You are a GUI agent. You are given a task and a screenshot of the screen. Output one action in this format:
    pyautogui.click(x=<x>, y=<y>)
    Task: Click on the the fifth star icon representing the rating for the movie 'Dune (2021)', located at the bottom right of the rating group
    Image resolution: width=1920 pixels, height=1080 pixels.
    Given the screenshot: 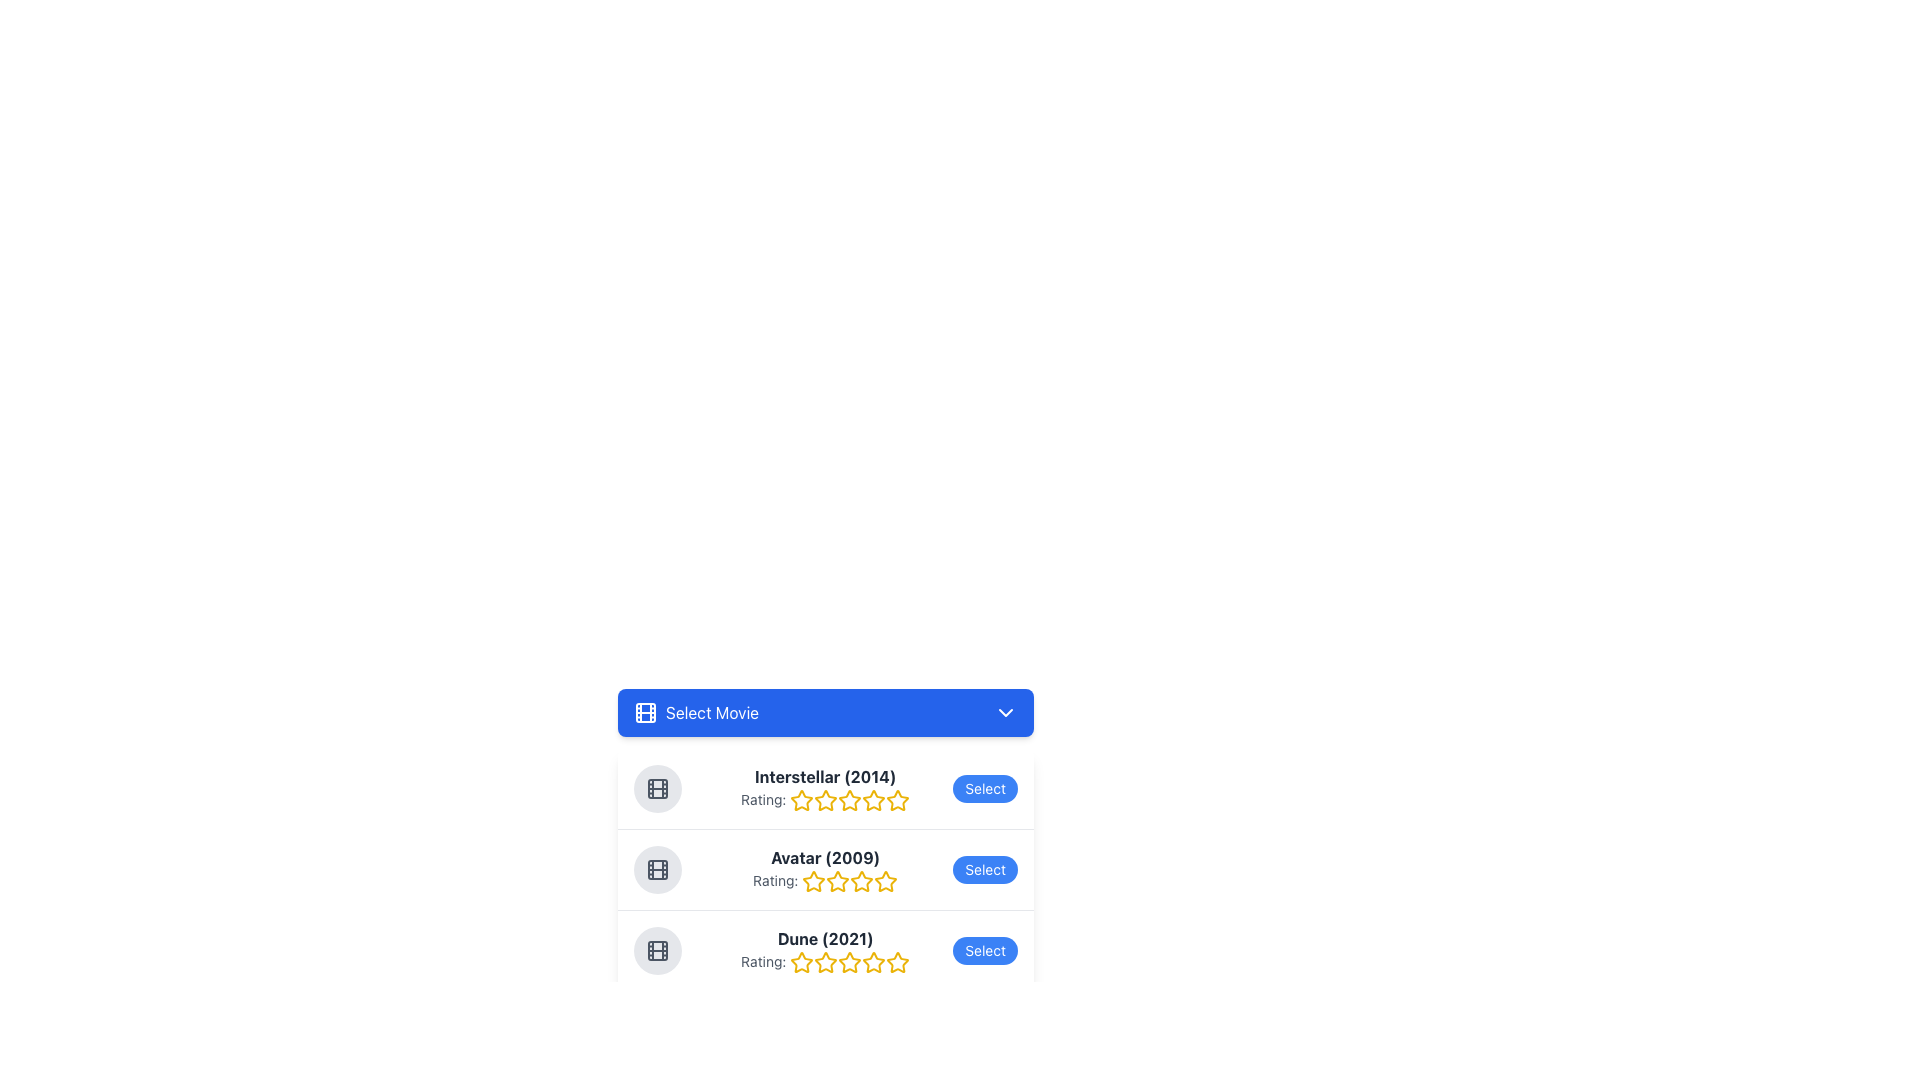 What is the action you would take?
    pyautogui.click(x=897, y=962)
    